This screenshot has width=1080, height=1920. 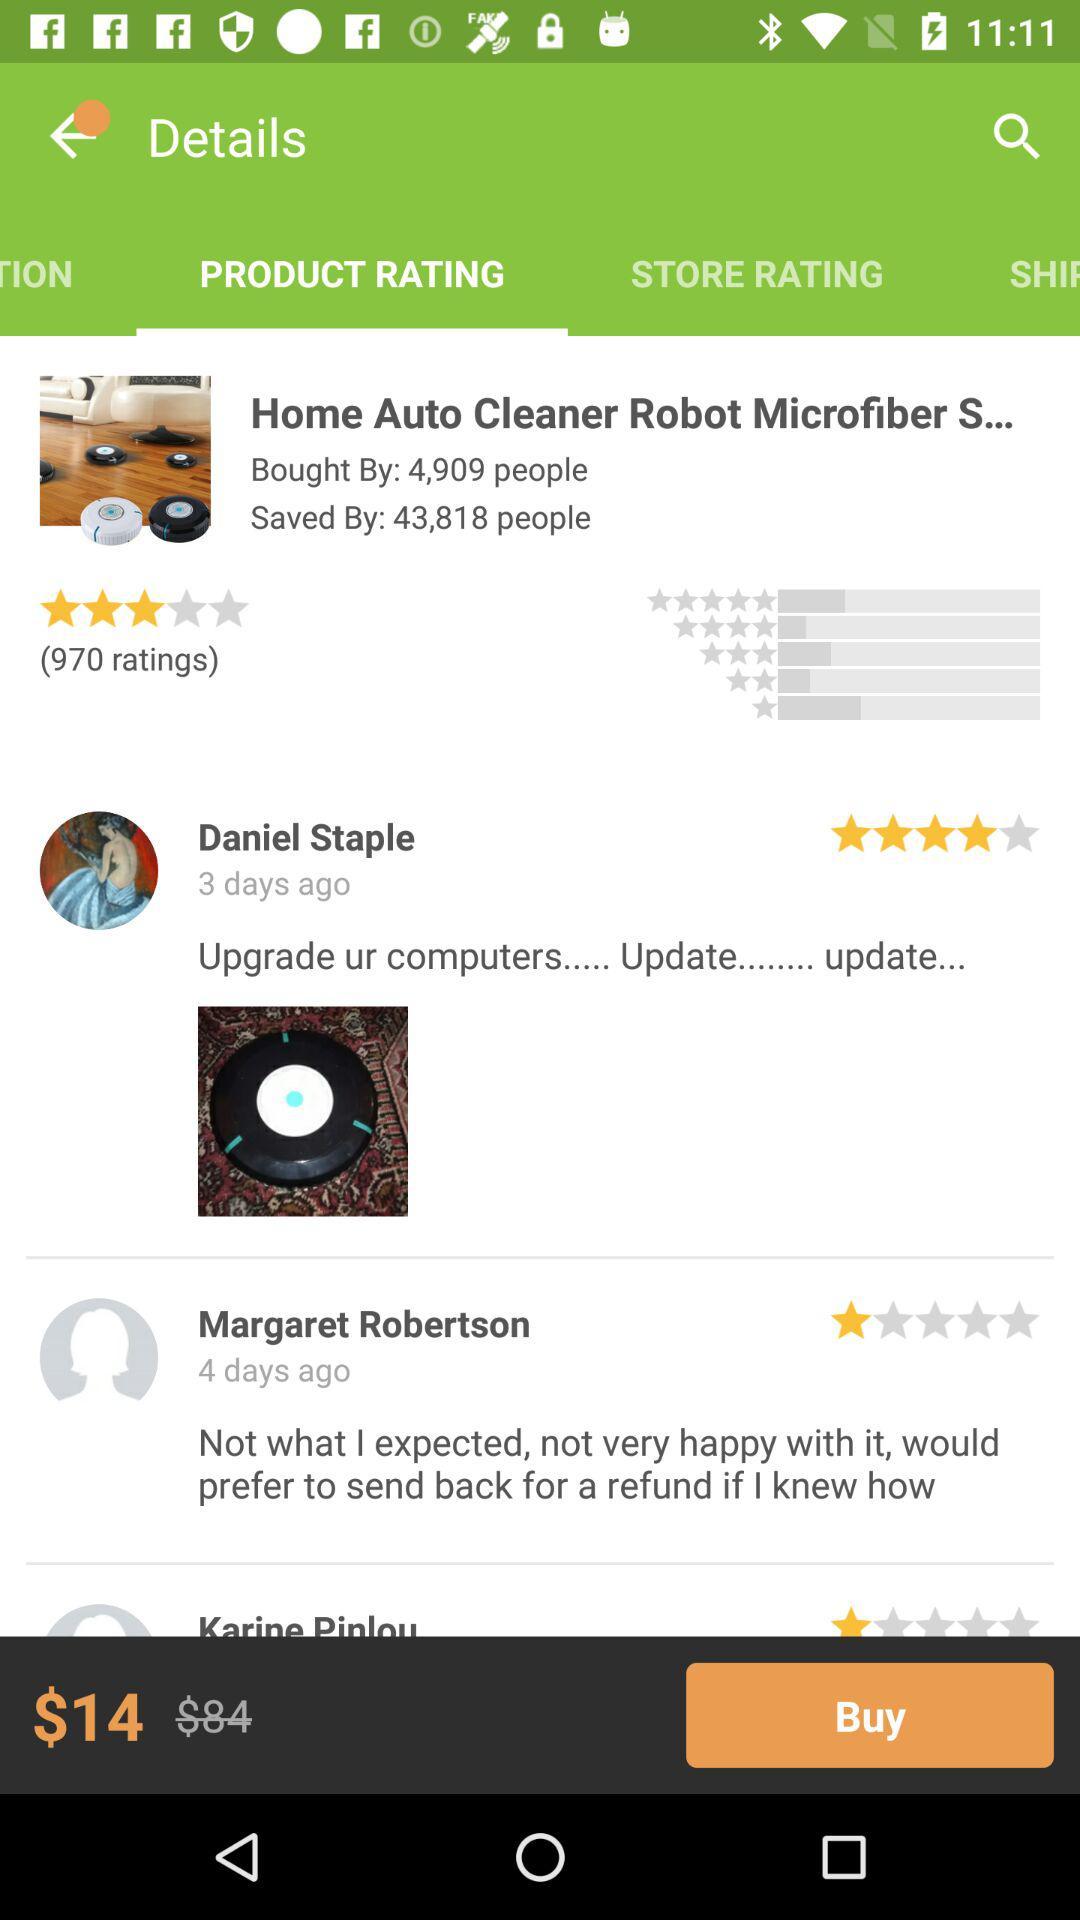 What do you see at coordinates (1013, 272) in the screenshot?
I see `icon above home auto cleaner item` at bounding box center [1013, 272].